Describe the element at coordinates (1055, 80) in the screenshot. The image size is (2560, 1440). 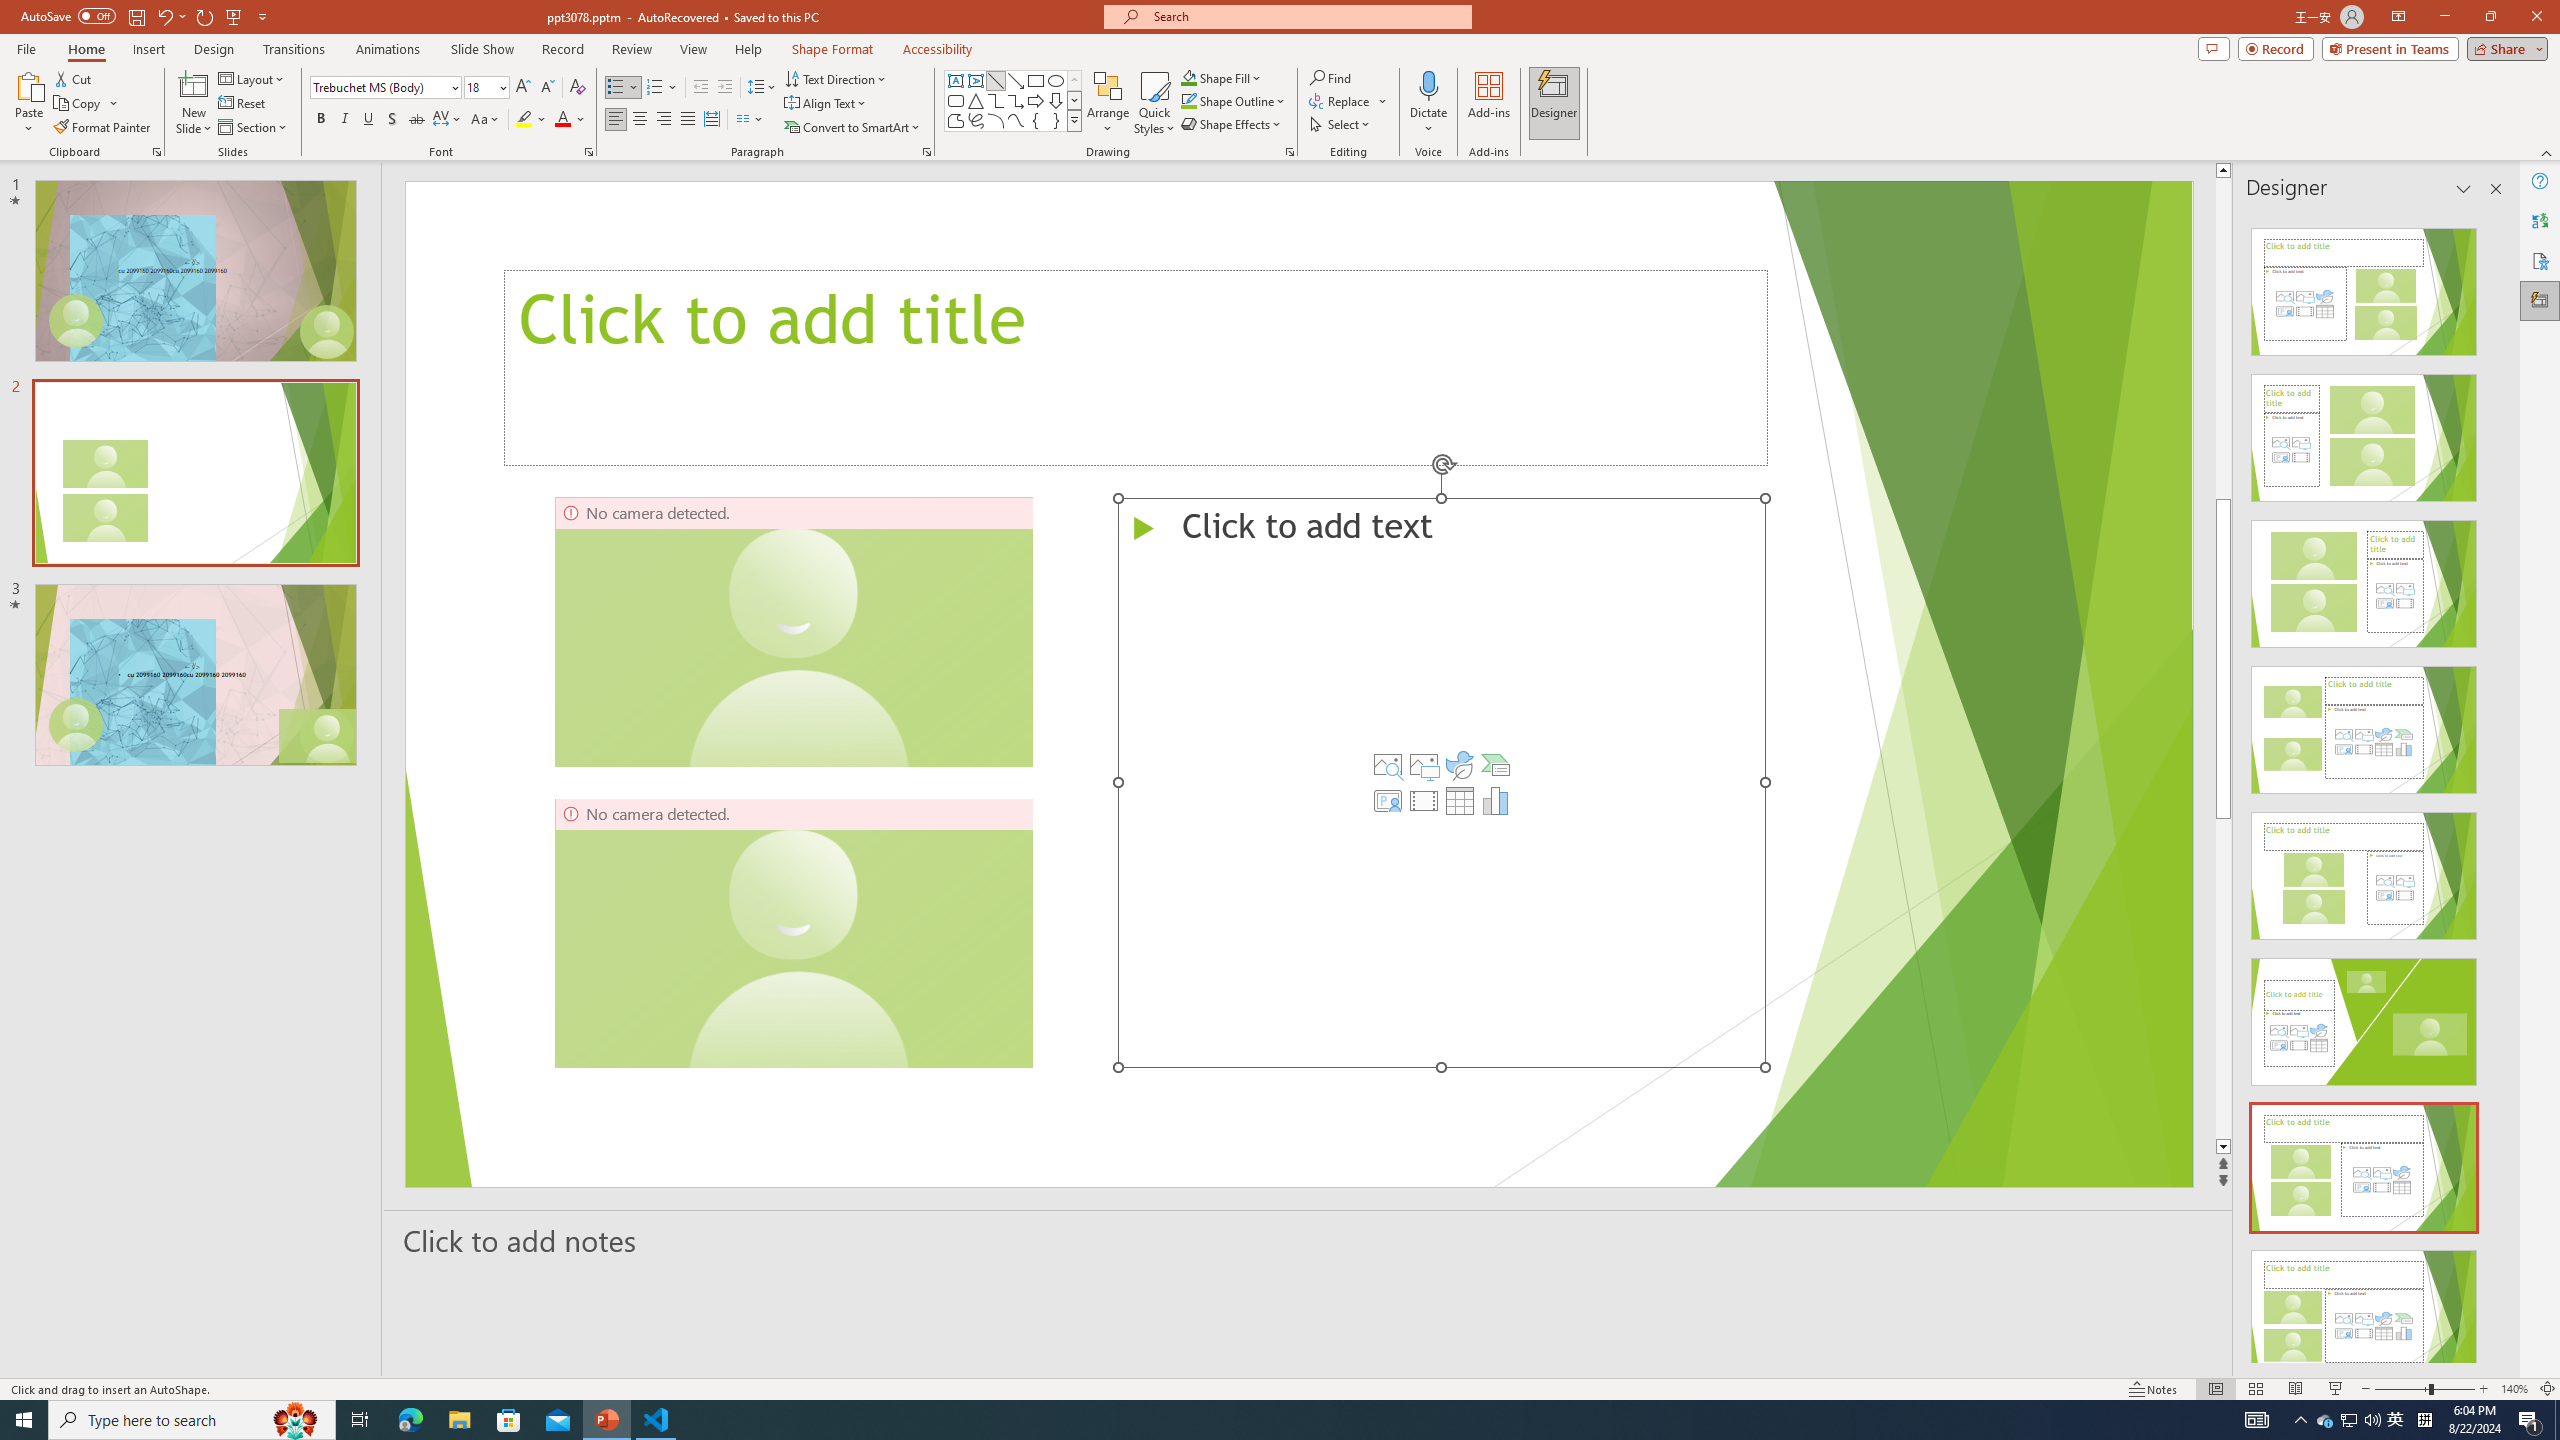
I see `'Oval'` at that location.